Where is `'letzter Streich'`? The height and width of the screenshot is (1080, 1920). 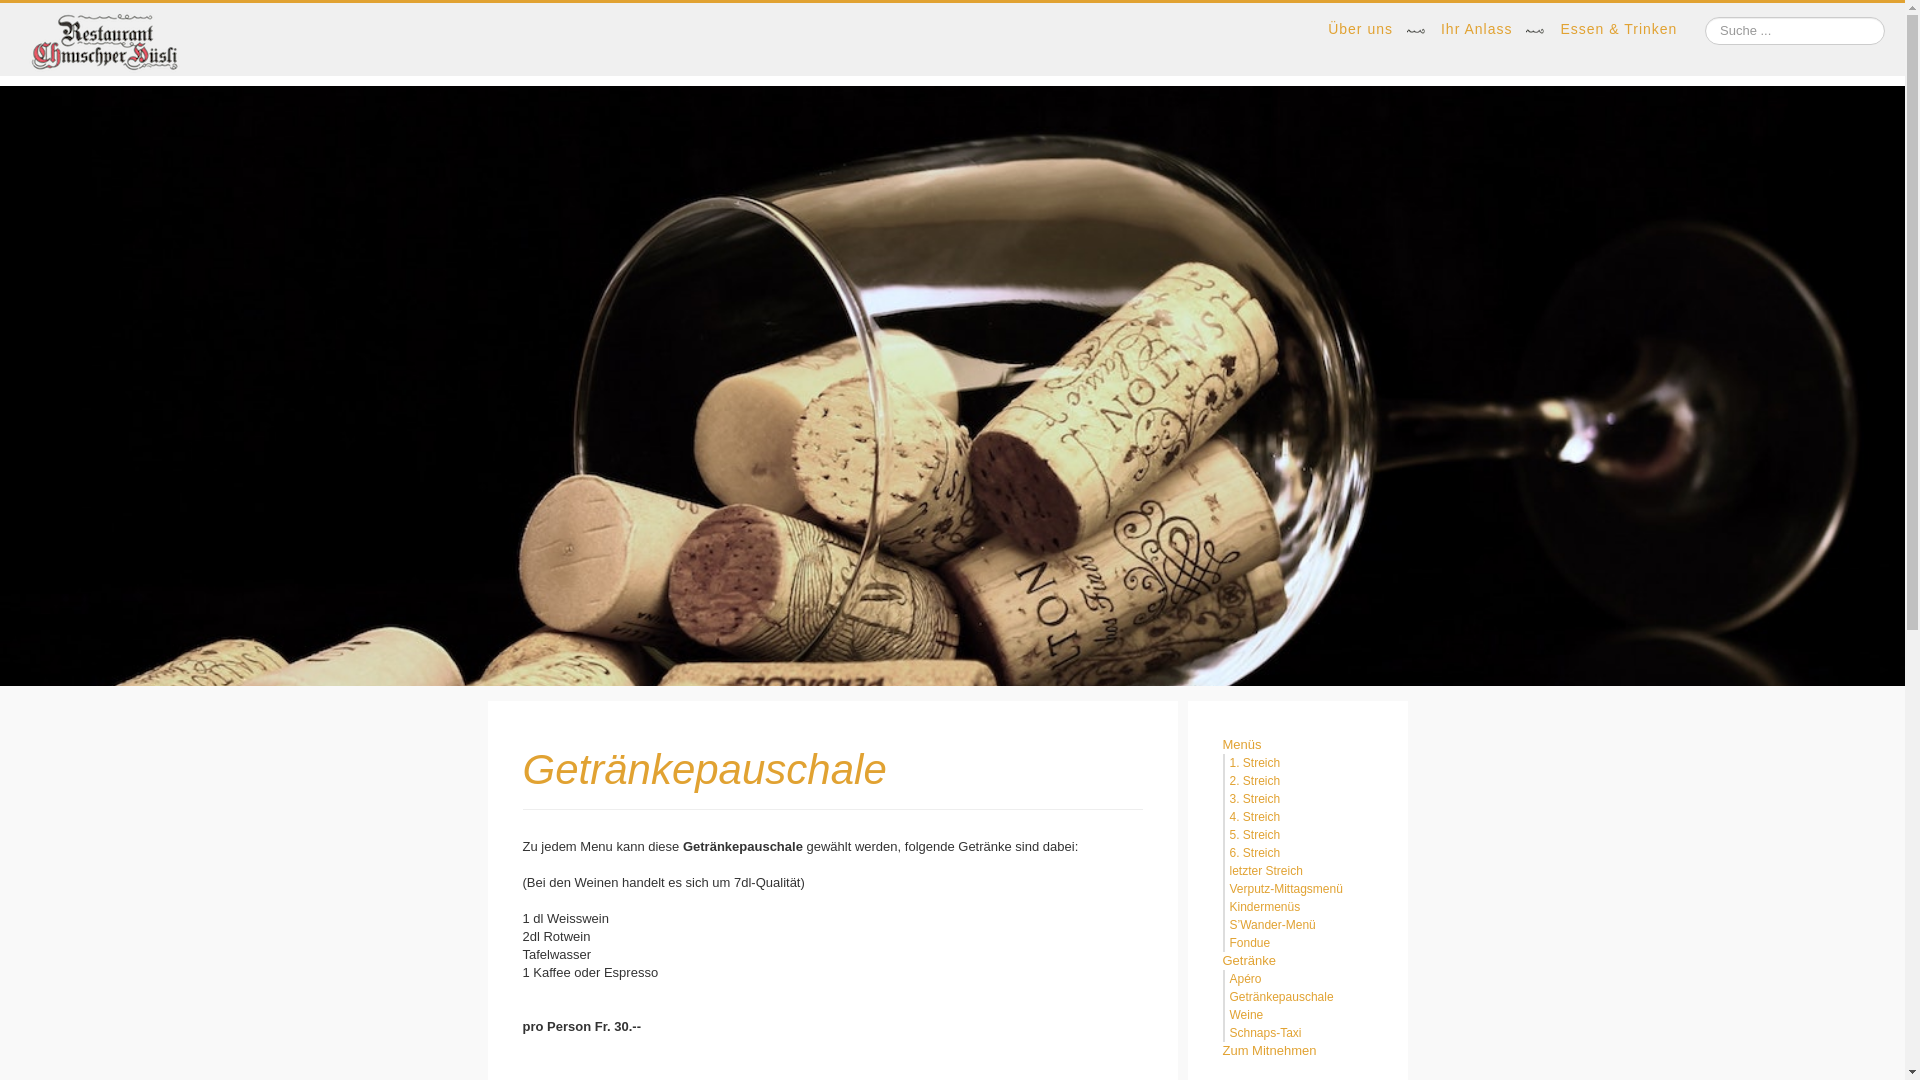
'letzter Streich' is located at coordinates (1265, 870).